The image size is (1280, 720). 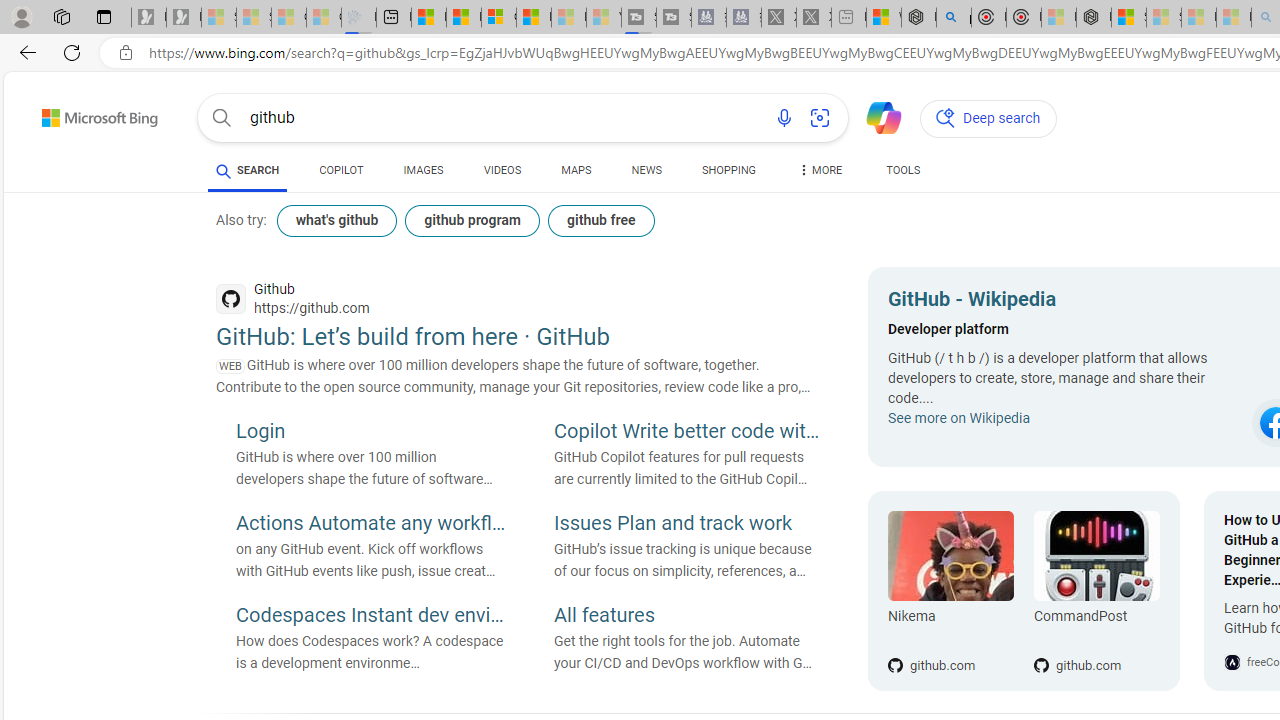 I want to click on 'IMAGES', so click(x=422, y=170).